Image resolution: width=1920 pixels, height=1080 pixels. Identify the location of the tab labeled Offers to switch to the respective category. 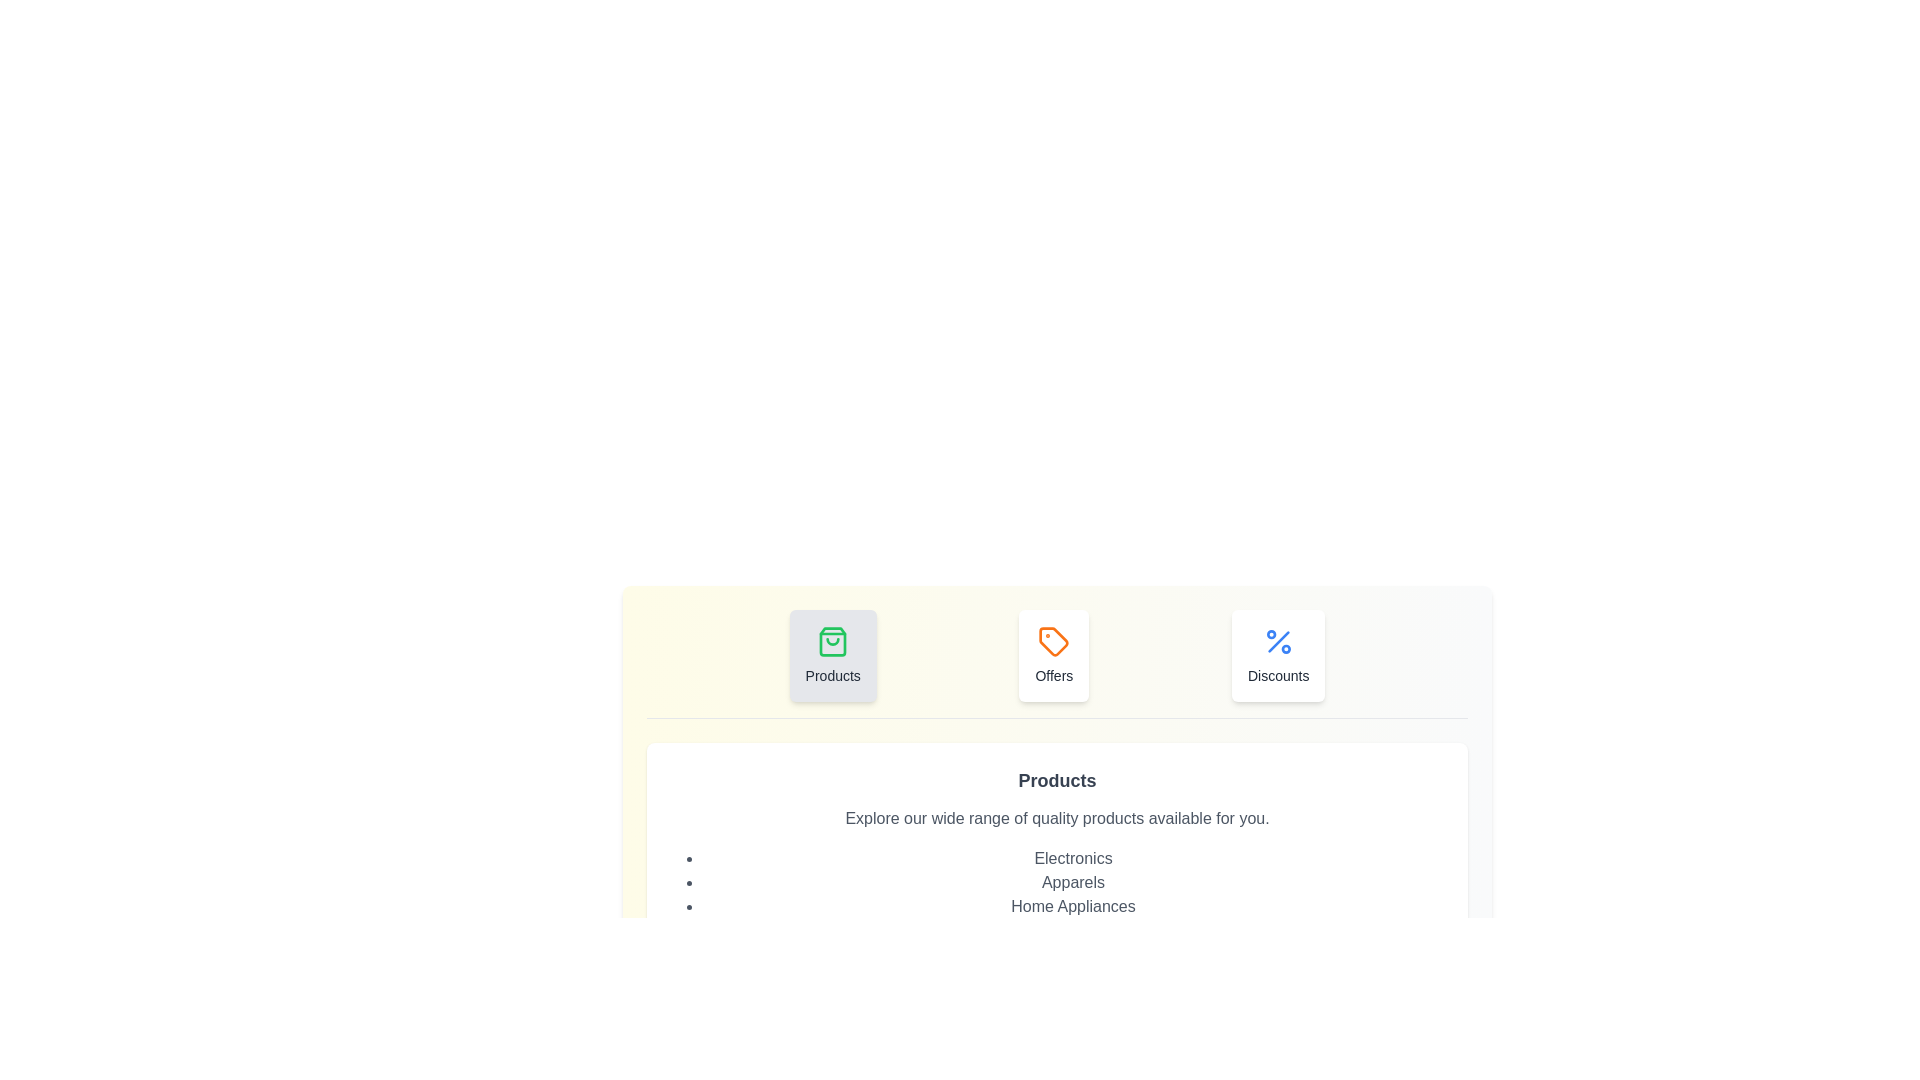
(1053, 655).